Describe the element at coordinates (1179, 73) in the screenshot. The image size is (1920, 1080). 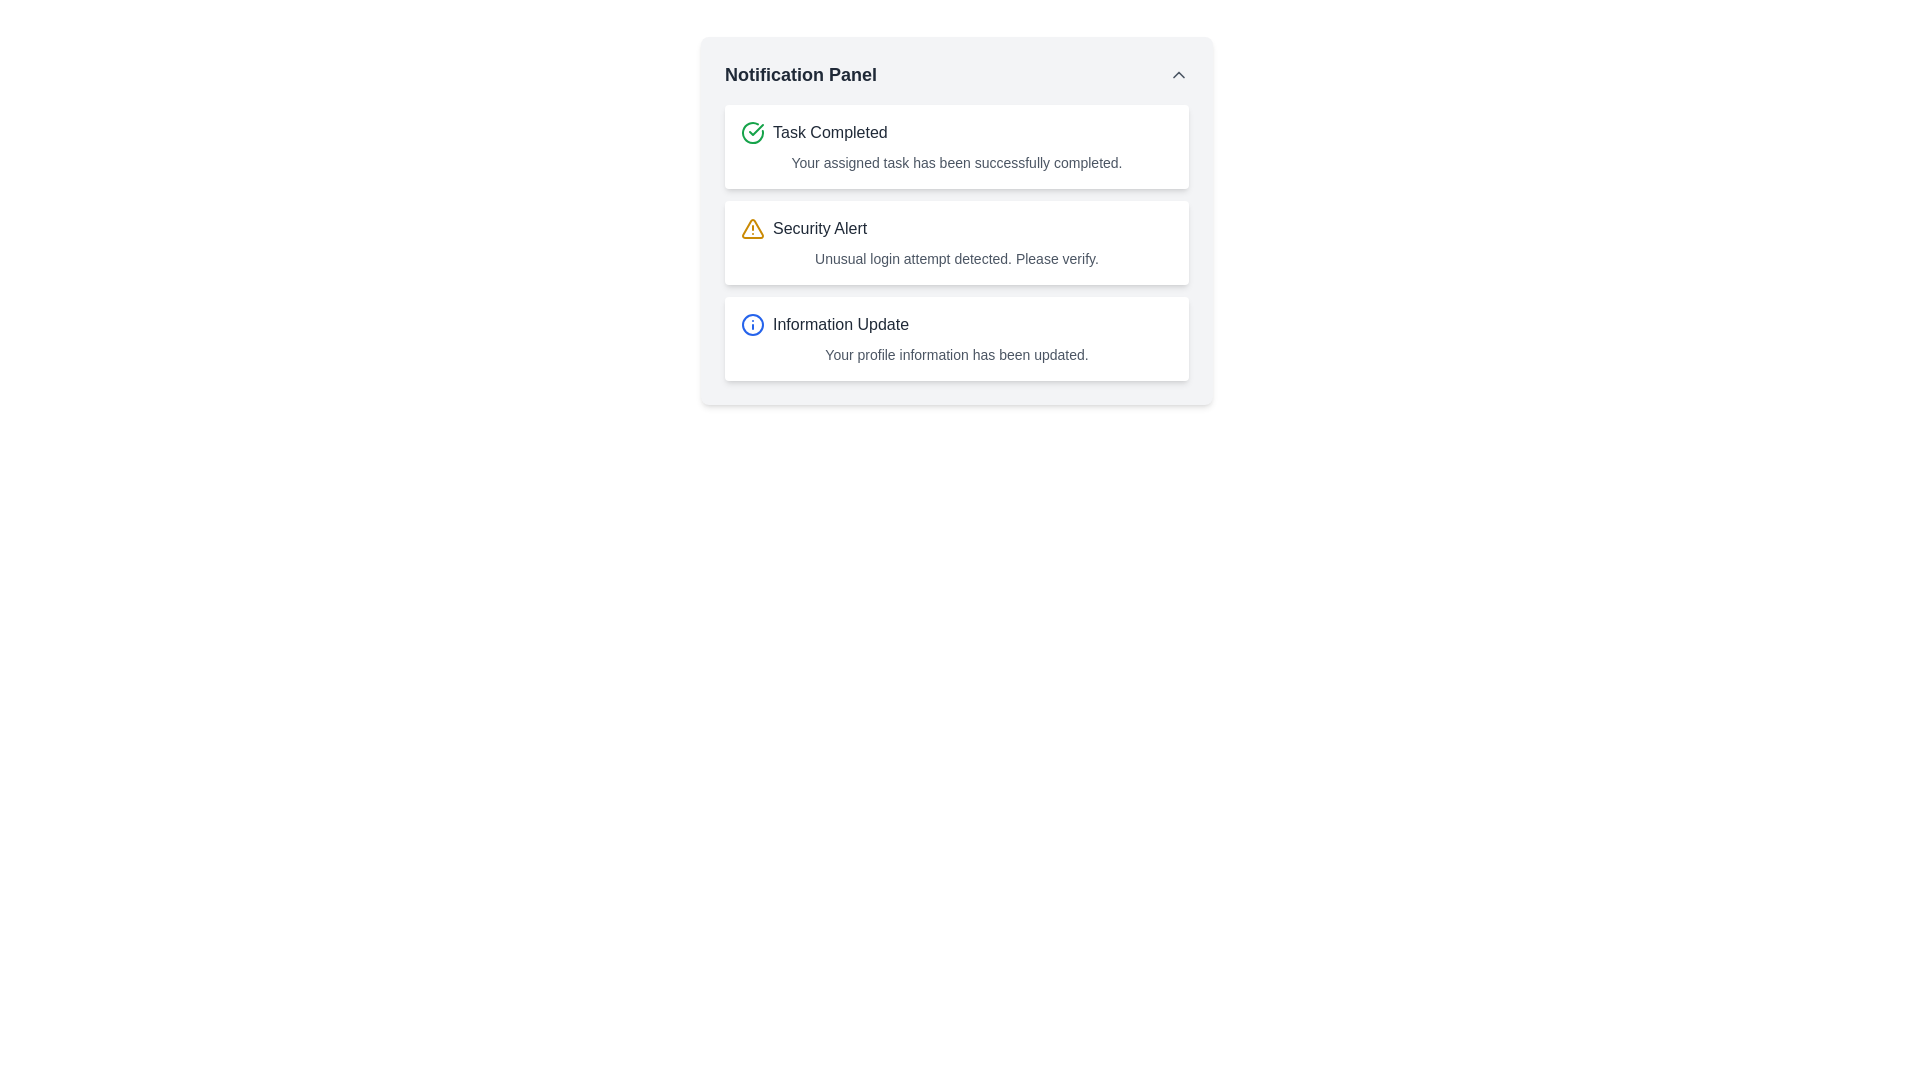
I see `the chevron icon located at the top-right corner of the 'Notification Panel', which serves as a toggle to expand or minimize its content` at that location.